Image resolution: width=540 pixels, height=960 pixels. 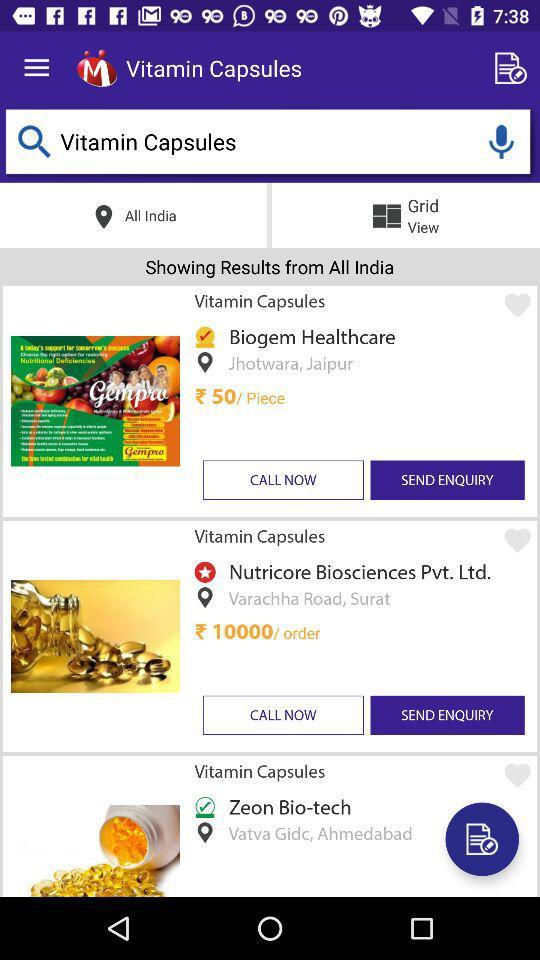 I want to click on the item below the vitamin capsules, so click(x=355, y=571).